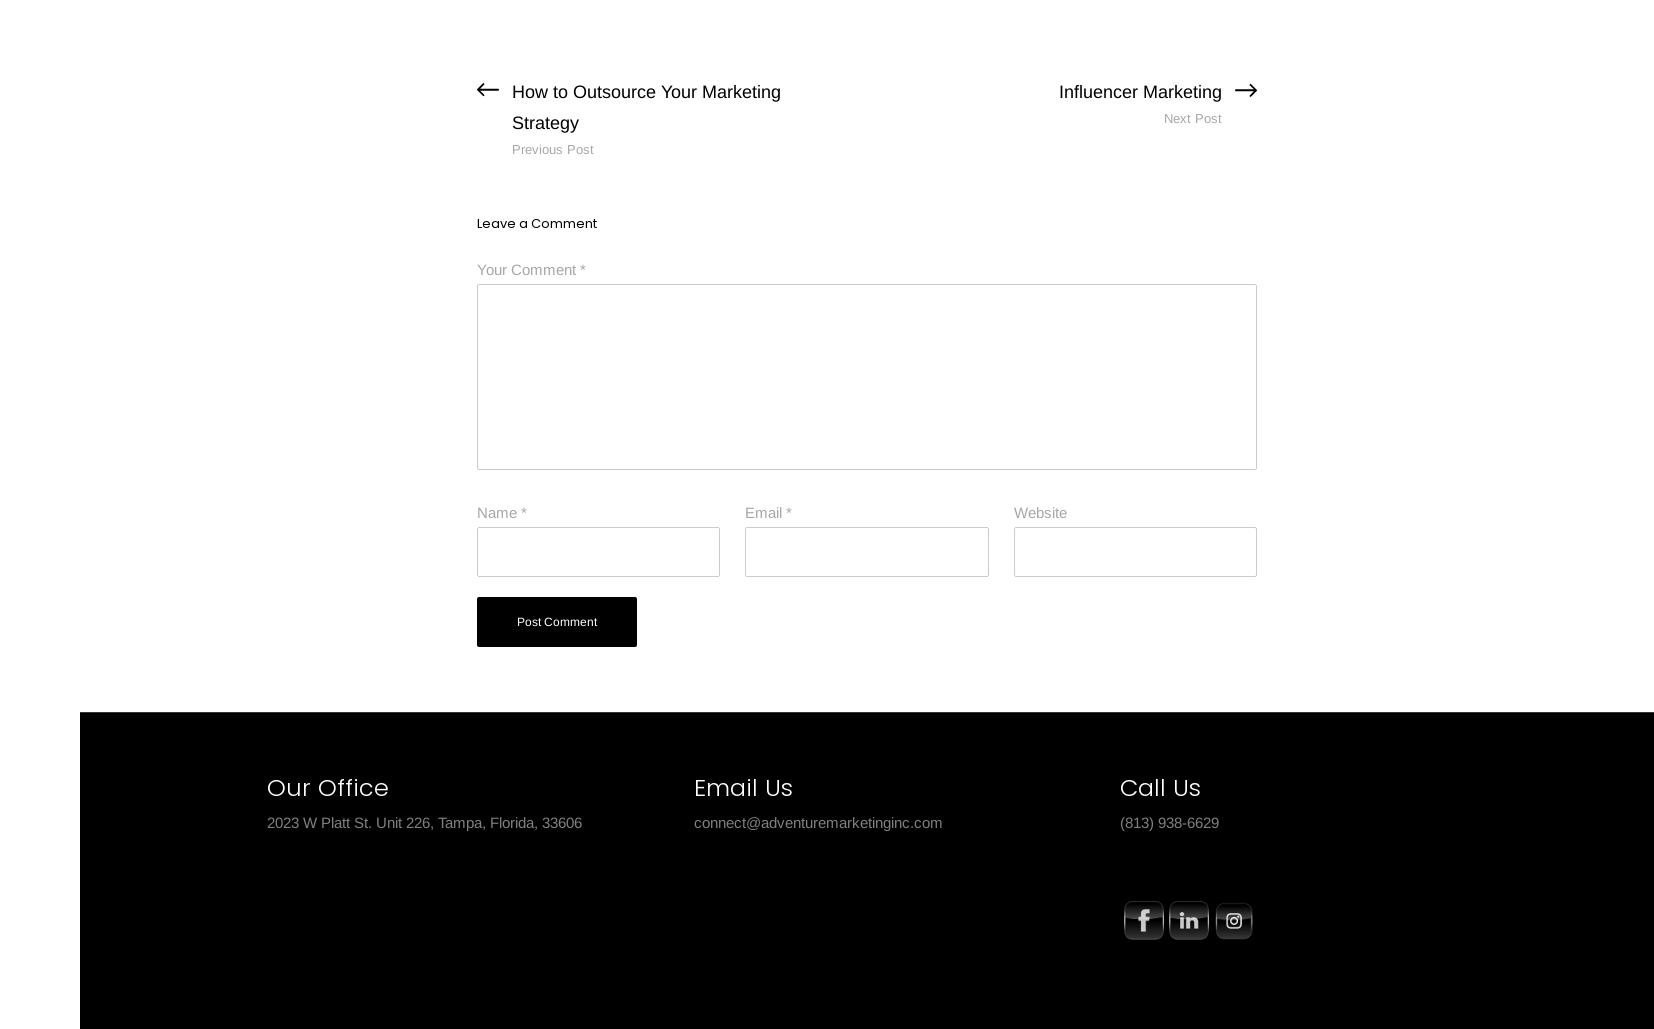 The image size is (1654, 1029). Describe the element at coordinates (765, 511) in the screenshot. I see `'Email'` at that location.